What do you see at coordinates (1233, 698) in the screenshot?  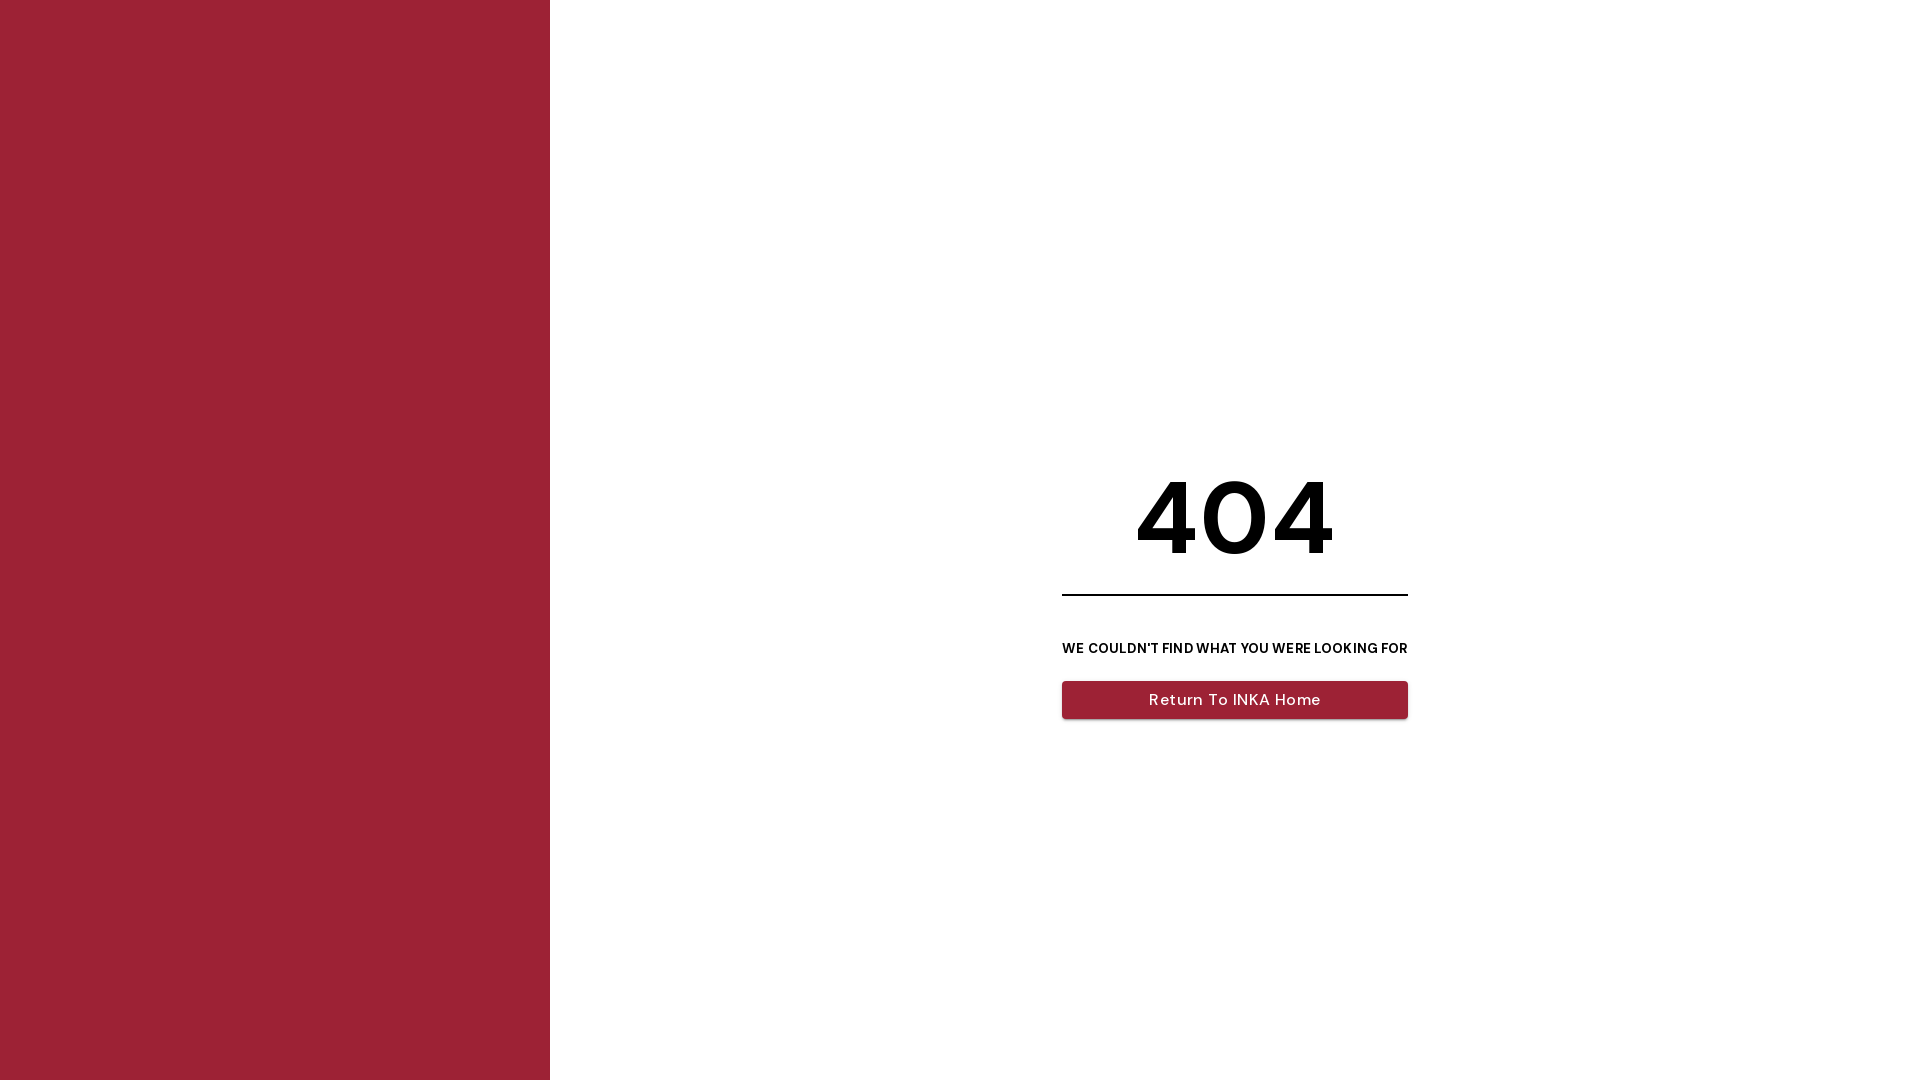 I see `'Return To INKA Home'` at bounding box center [1233, 698].